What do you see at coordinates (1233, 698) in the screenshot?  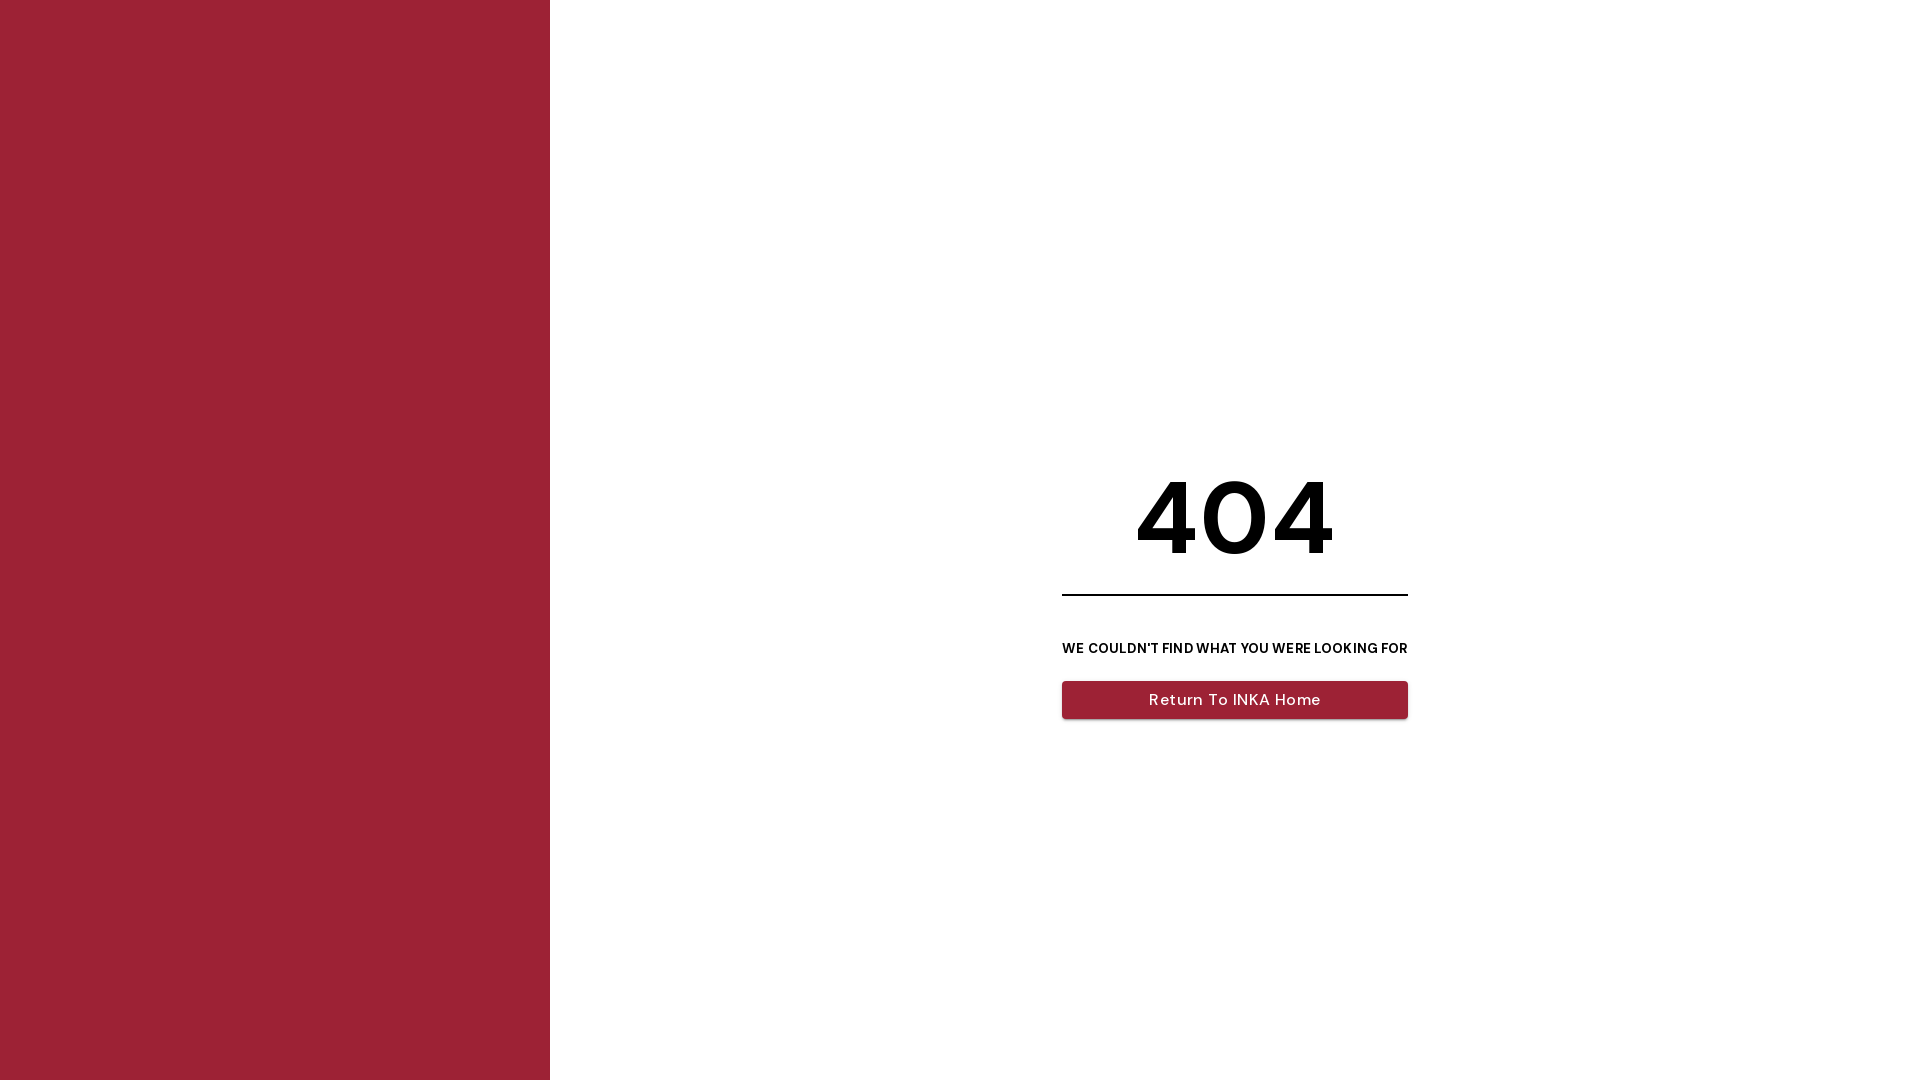 I see `'Return To INKA Home'` at bounding box center [1233, 698].